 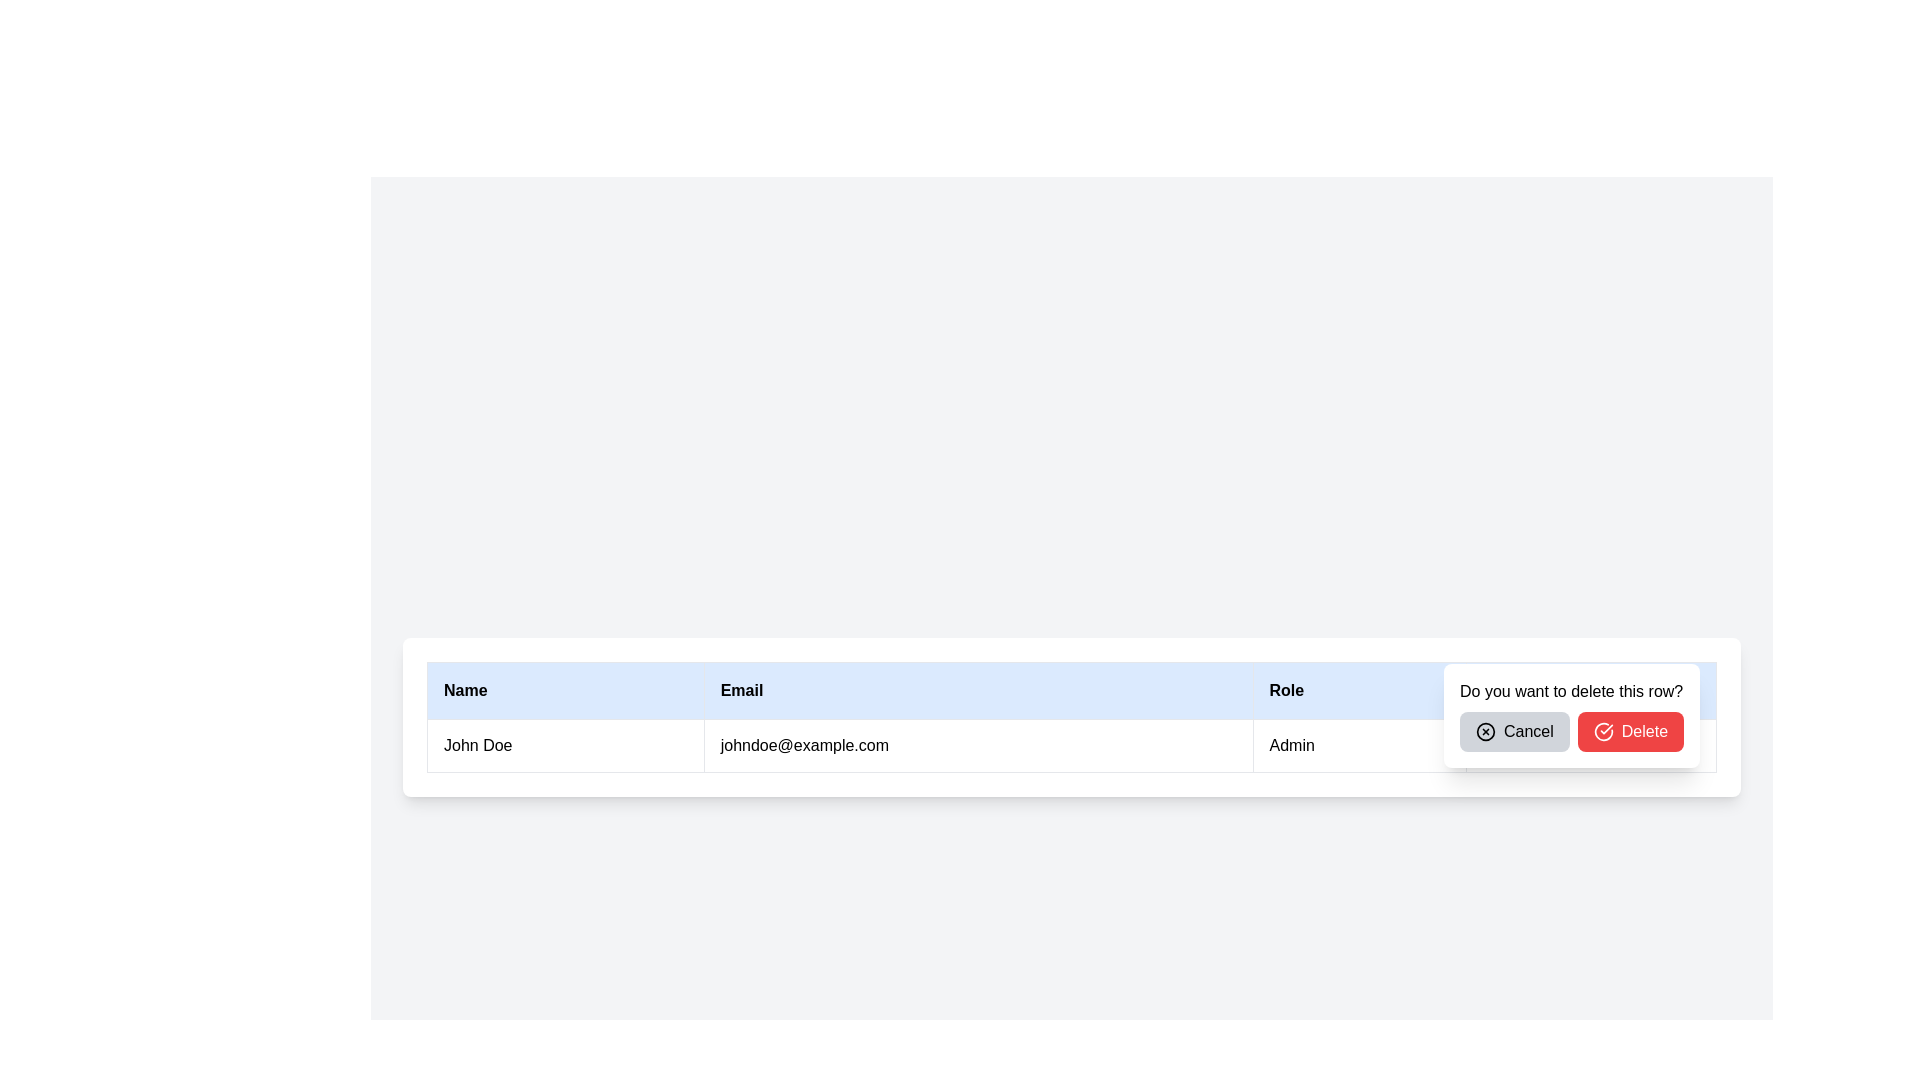 What do you see at coordinates (1486, 731) in the screenshot?
I see `the red 'X' SVG icon indicating a cancel action, which is part of the 'Cancel' button adjacent to the 'Cancel' label in the confirmation popup dialog for deleting a row` at bounding box center [1486, 731].